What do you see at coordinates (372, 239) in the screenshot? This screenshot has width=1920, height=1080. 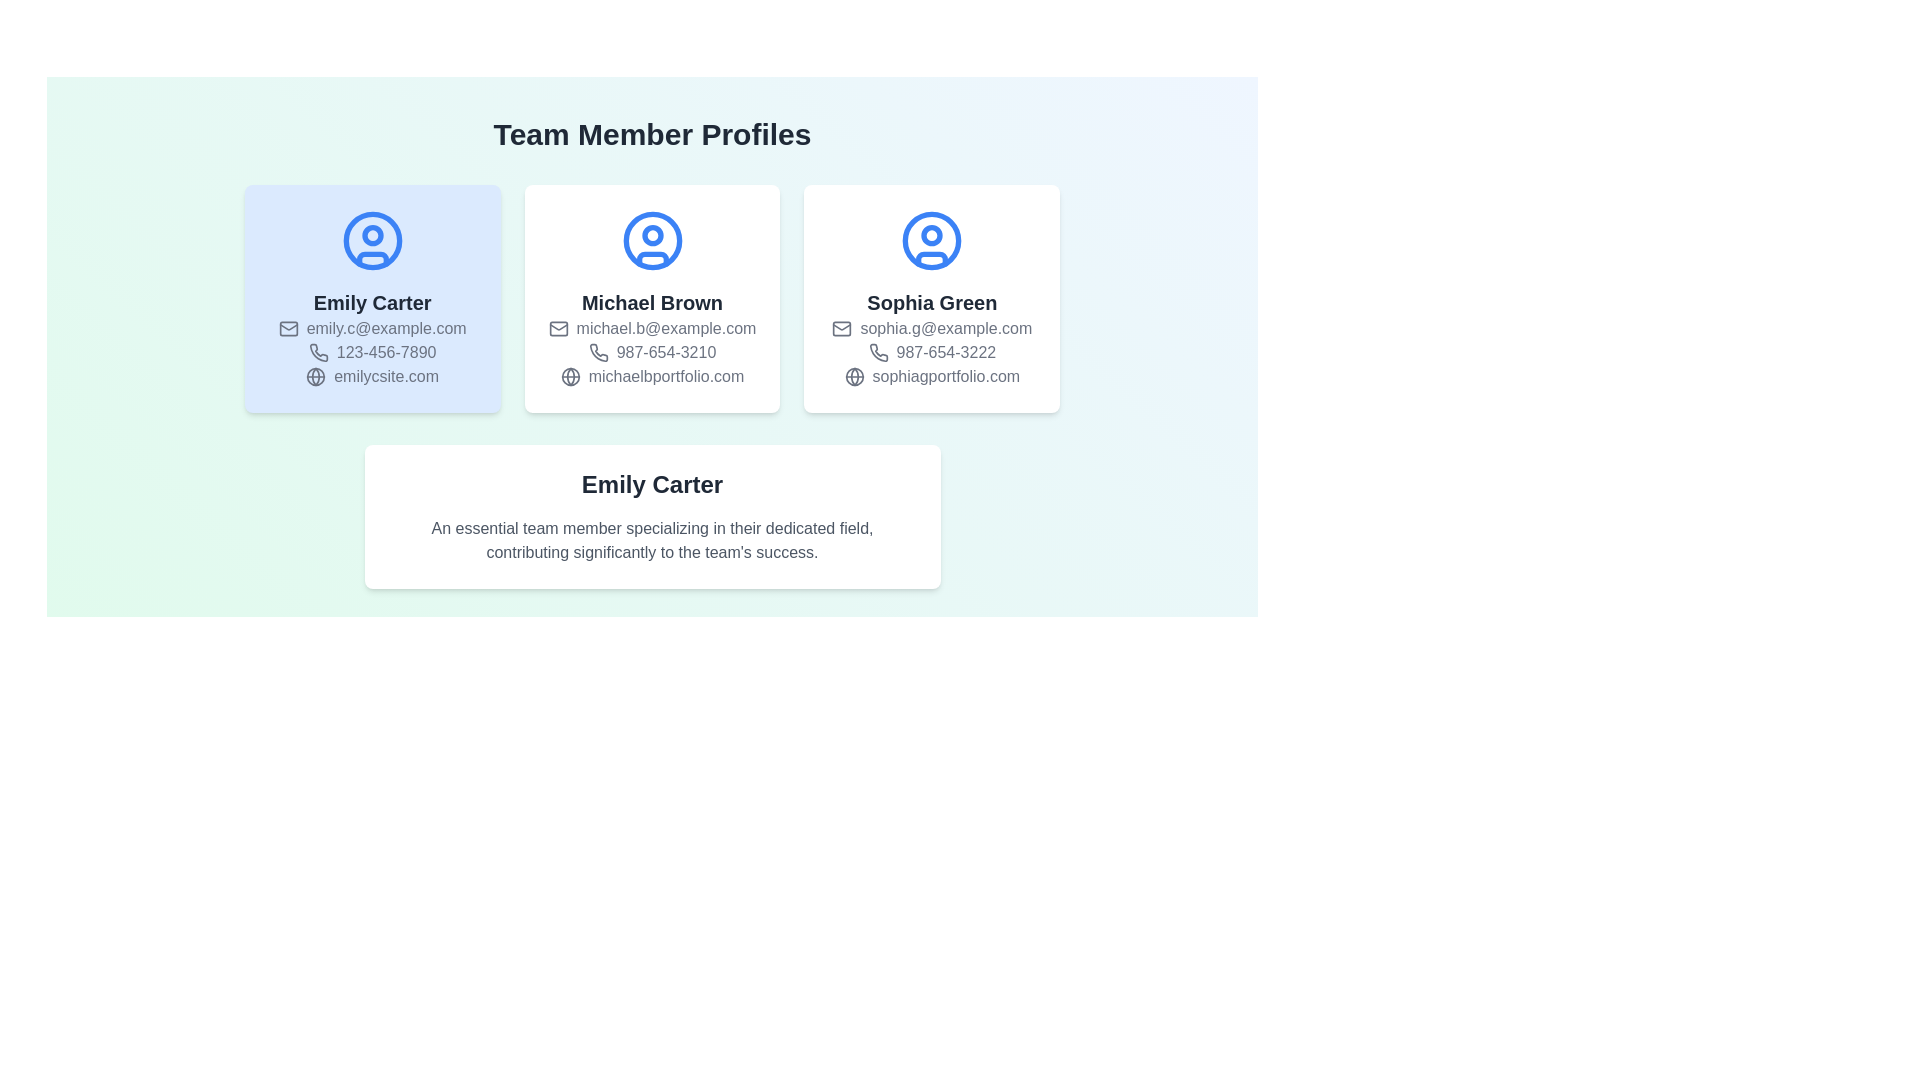 I see `the circular blue user profile icon representing 'Emily Carter' in the Team Member Profiles section, located at the top-center of the card` at bounding box center [372, 239].